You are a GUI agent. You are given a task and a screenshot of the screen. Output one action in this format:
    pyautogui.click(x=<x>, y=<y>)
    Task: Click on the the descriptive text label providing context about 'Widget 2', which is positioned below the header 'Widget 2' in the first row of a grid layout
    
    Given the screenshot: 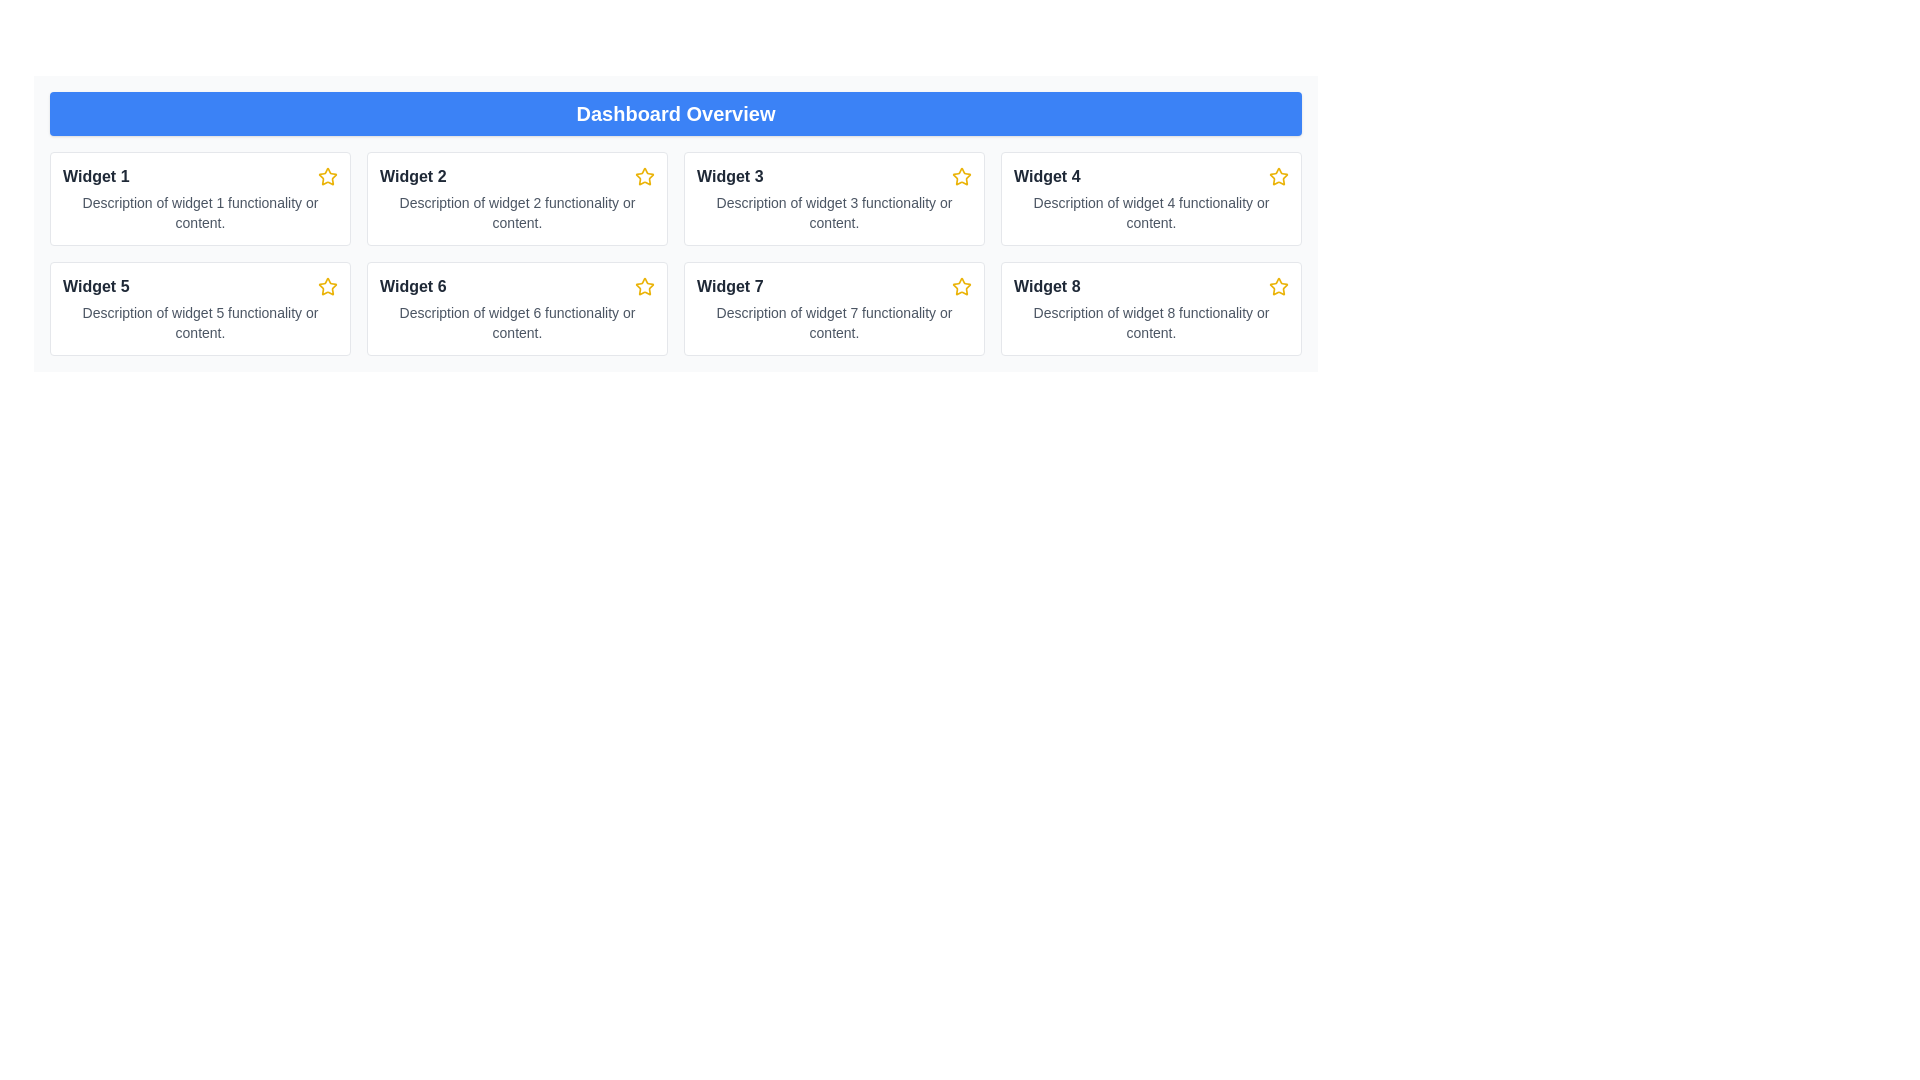 What is the action you would take?
    pyautogui.click(x=517, y=212)
    